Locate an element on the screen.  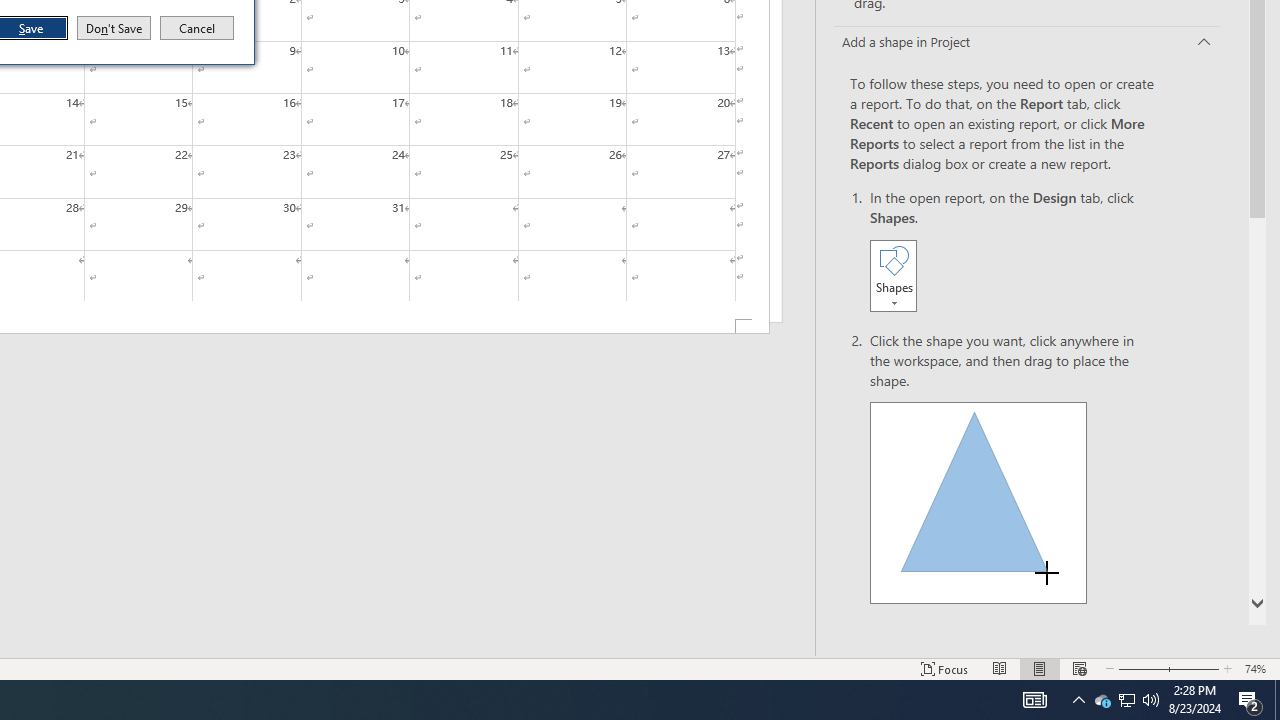
'Don' is located at coordinates (112, 28).